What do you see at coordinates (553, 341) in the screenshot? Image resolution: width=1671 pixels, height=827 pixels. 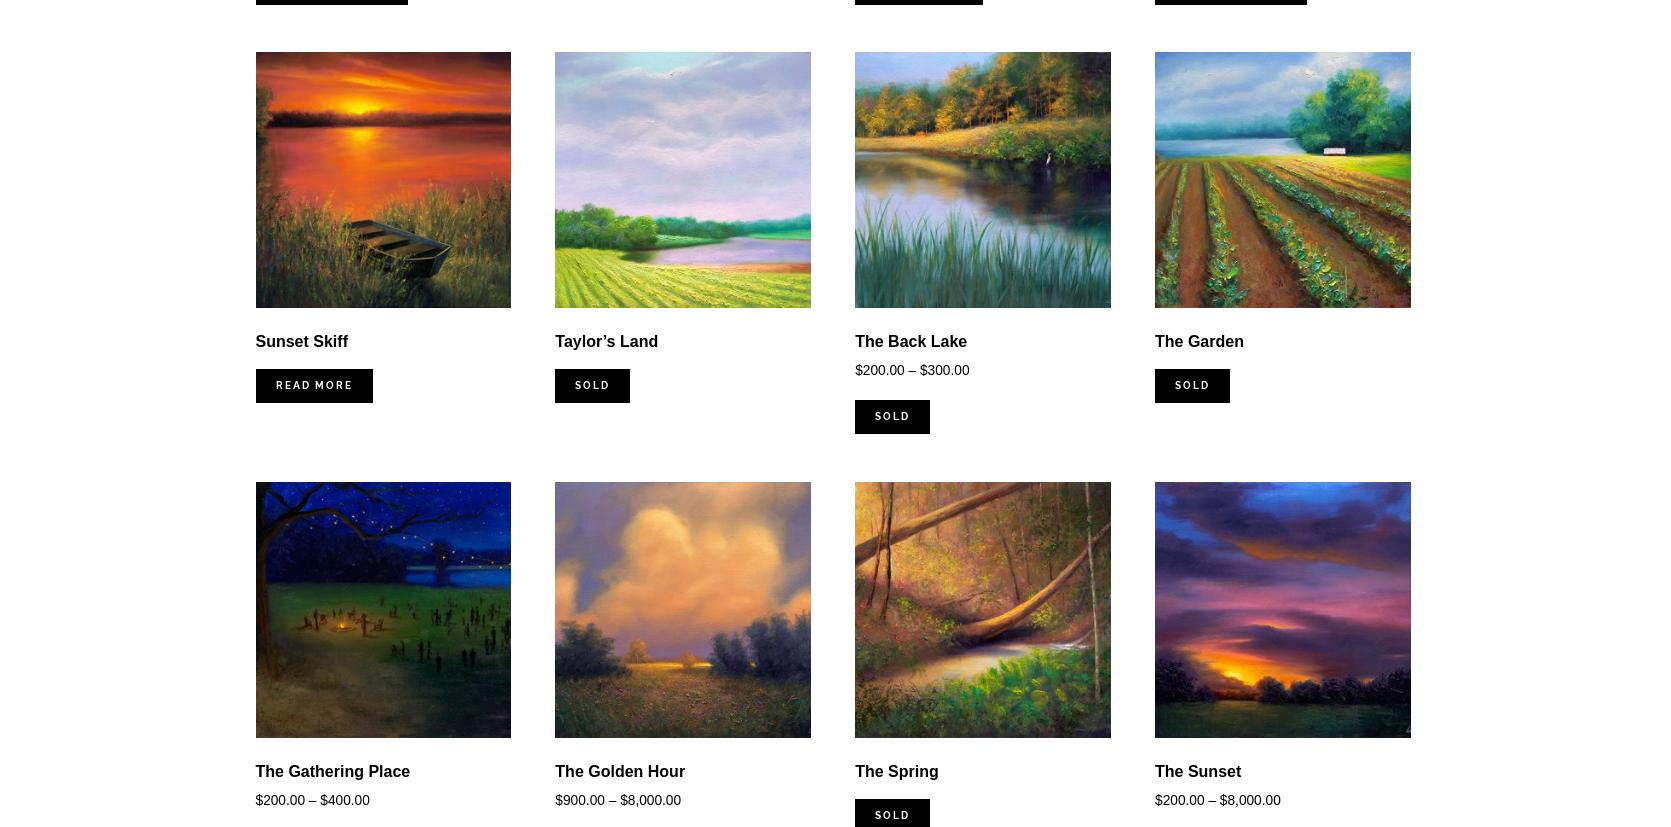 I see `'Taylor’s Land'` at bounding box center [553, 341].